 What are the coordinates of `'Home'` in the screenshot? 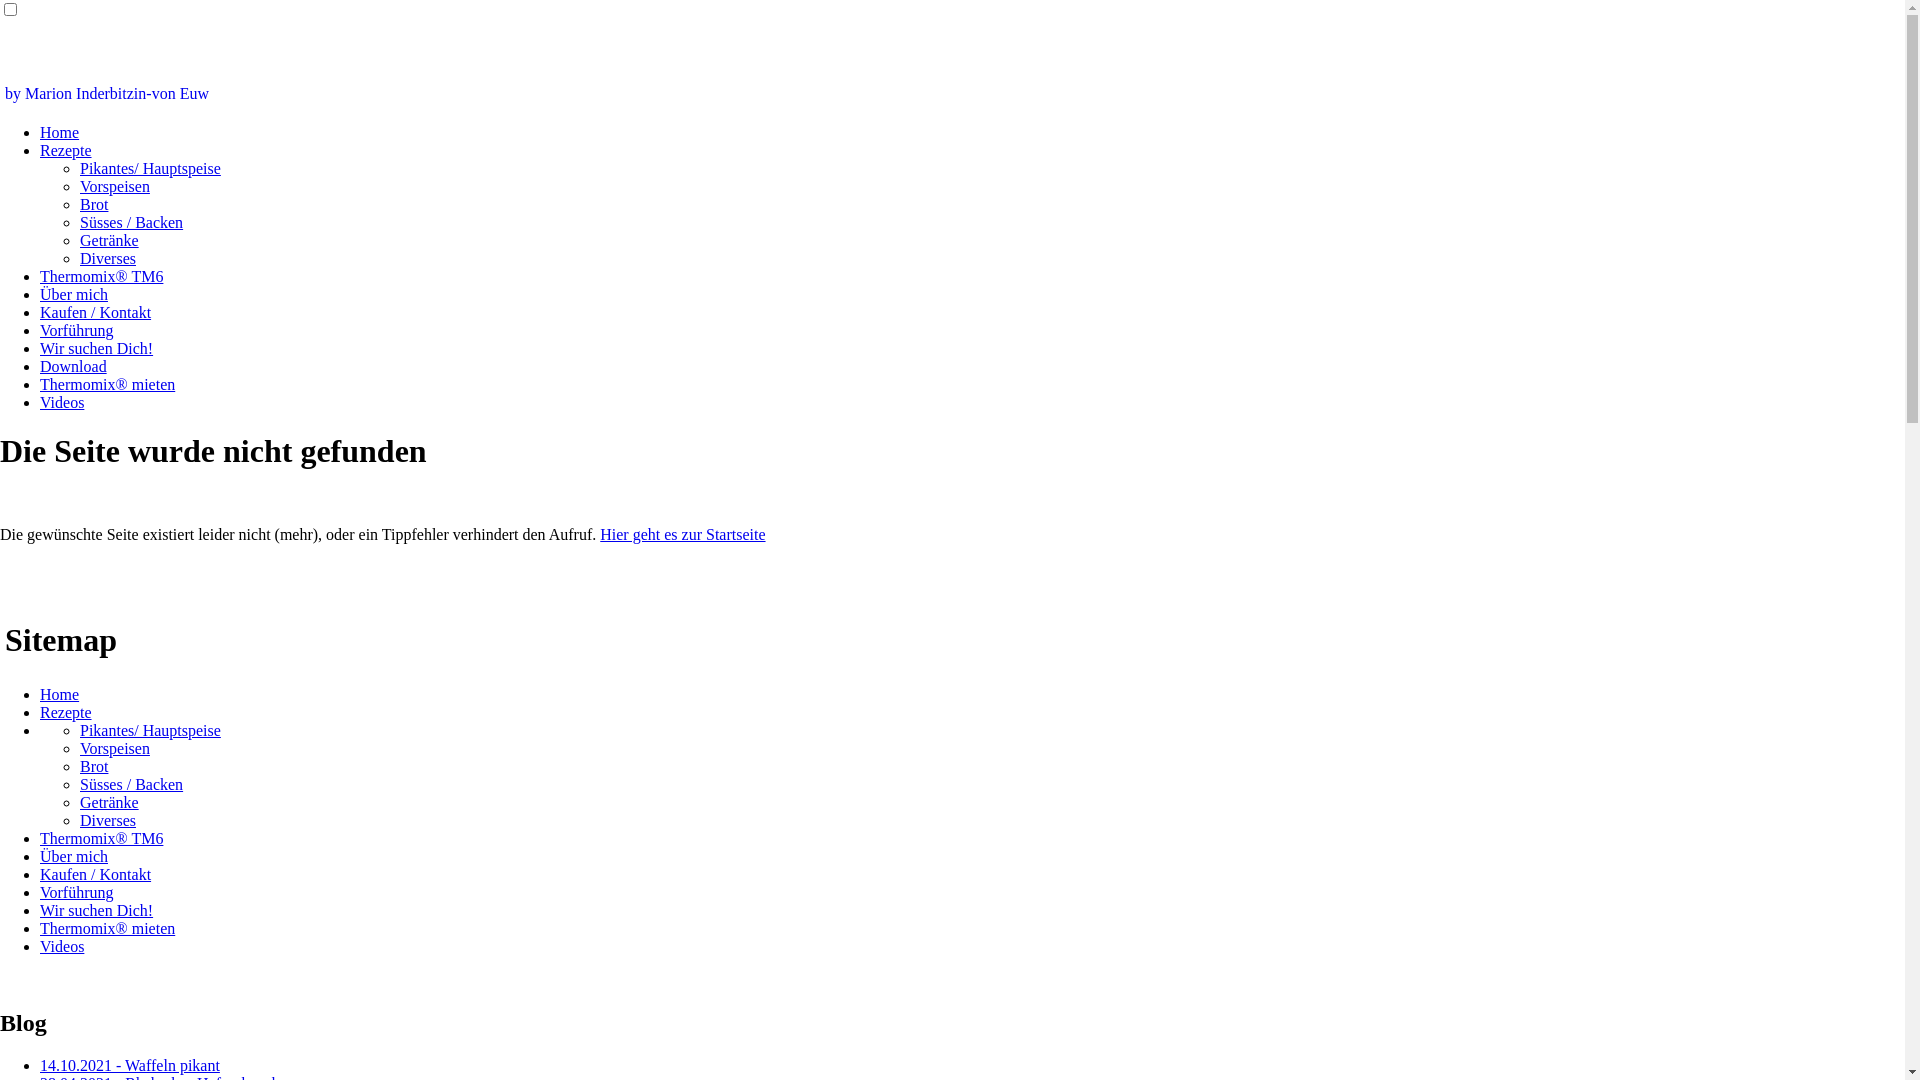 It's located at (39, 132).